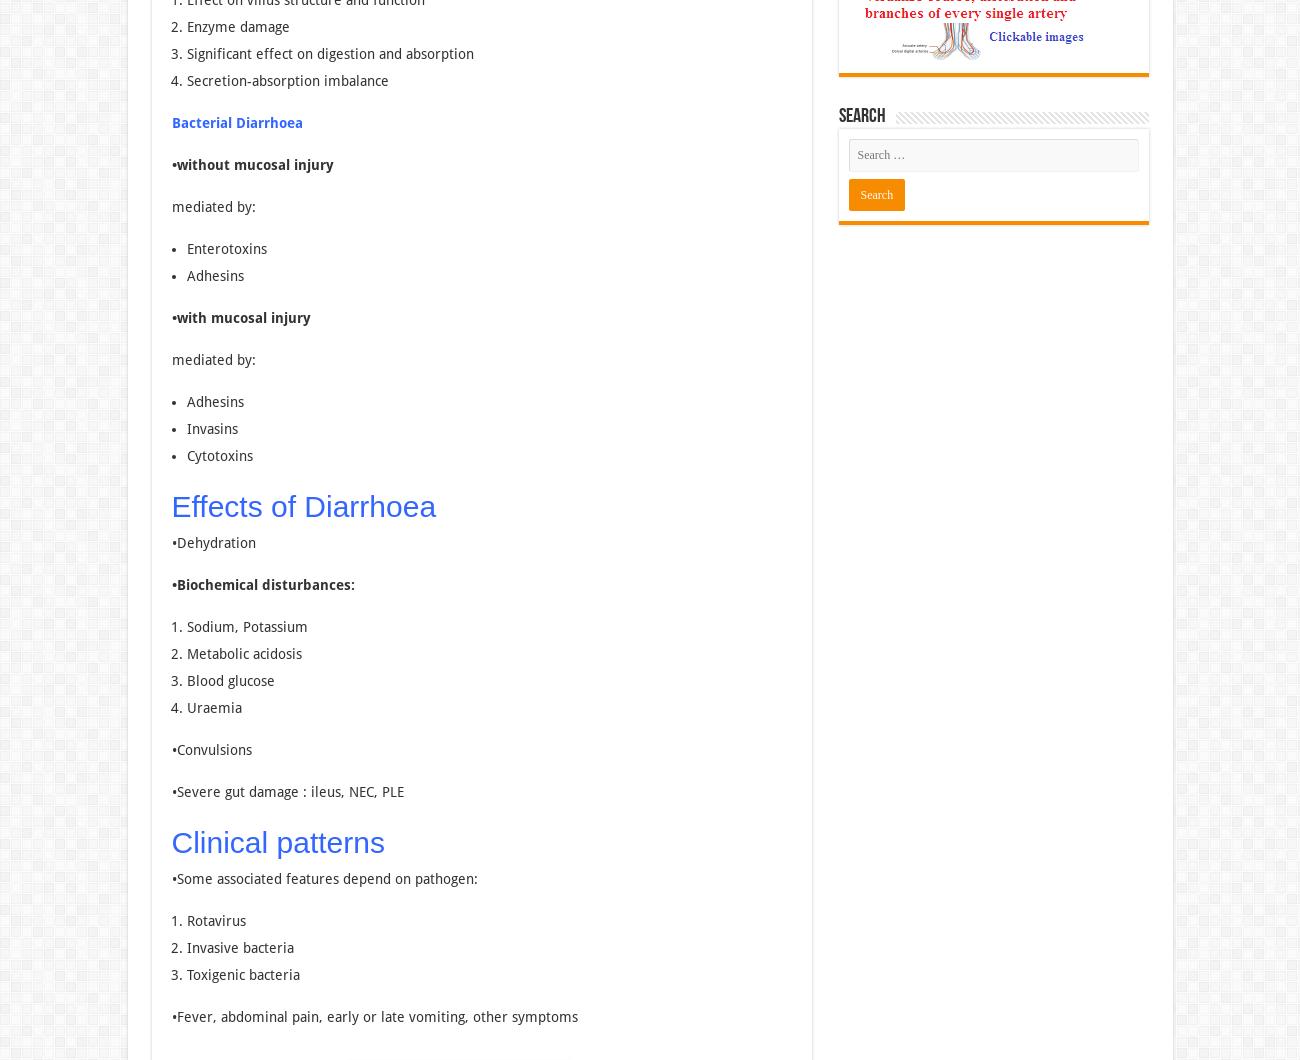  Describe the element at coordinates (328, 53) in the screenshot. I see `'Significant effect on digestion and absorption'` at that location.